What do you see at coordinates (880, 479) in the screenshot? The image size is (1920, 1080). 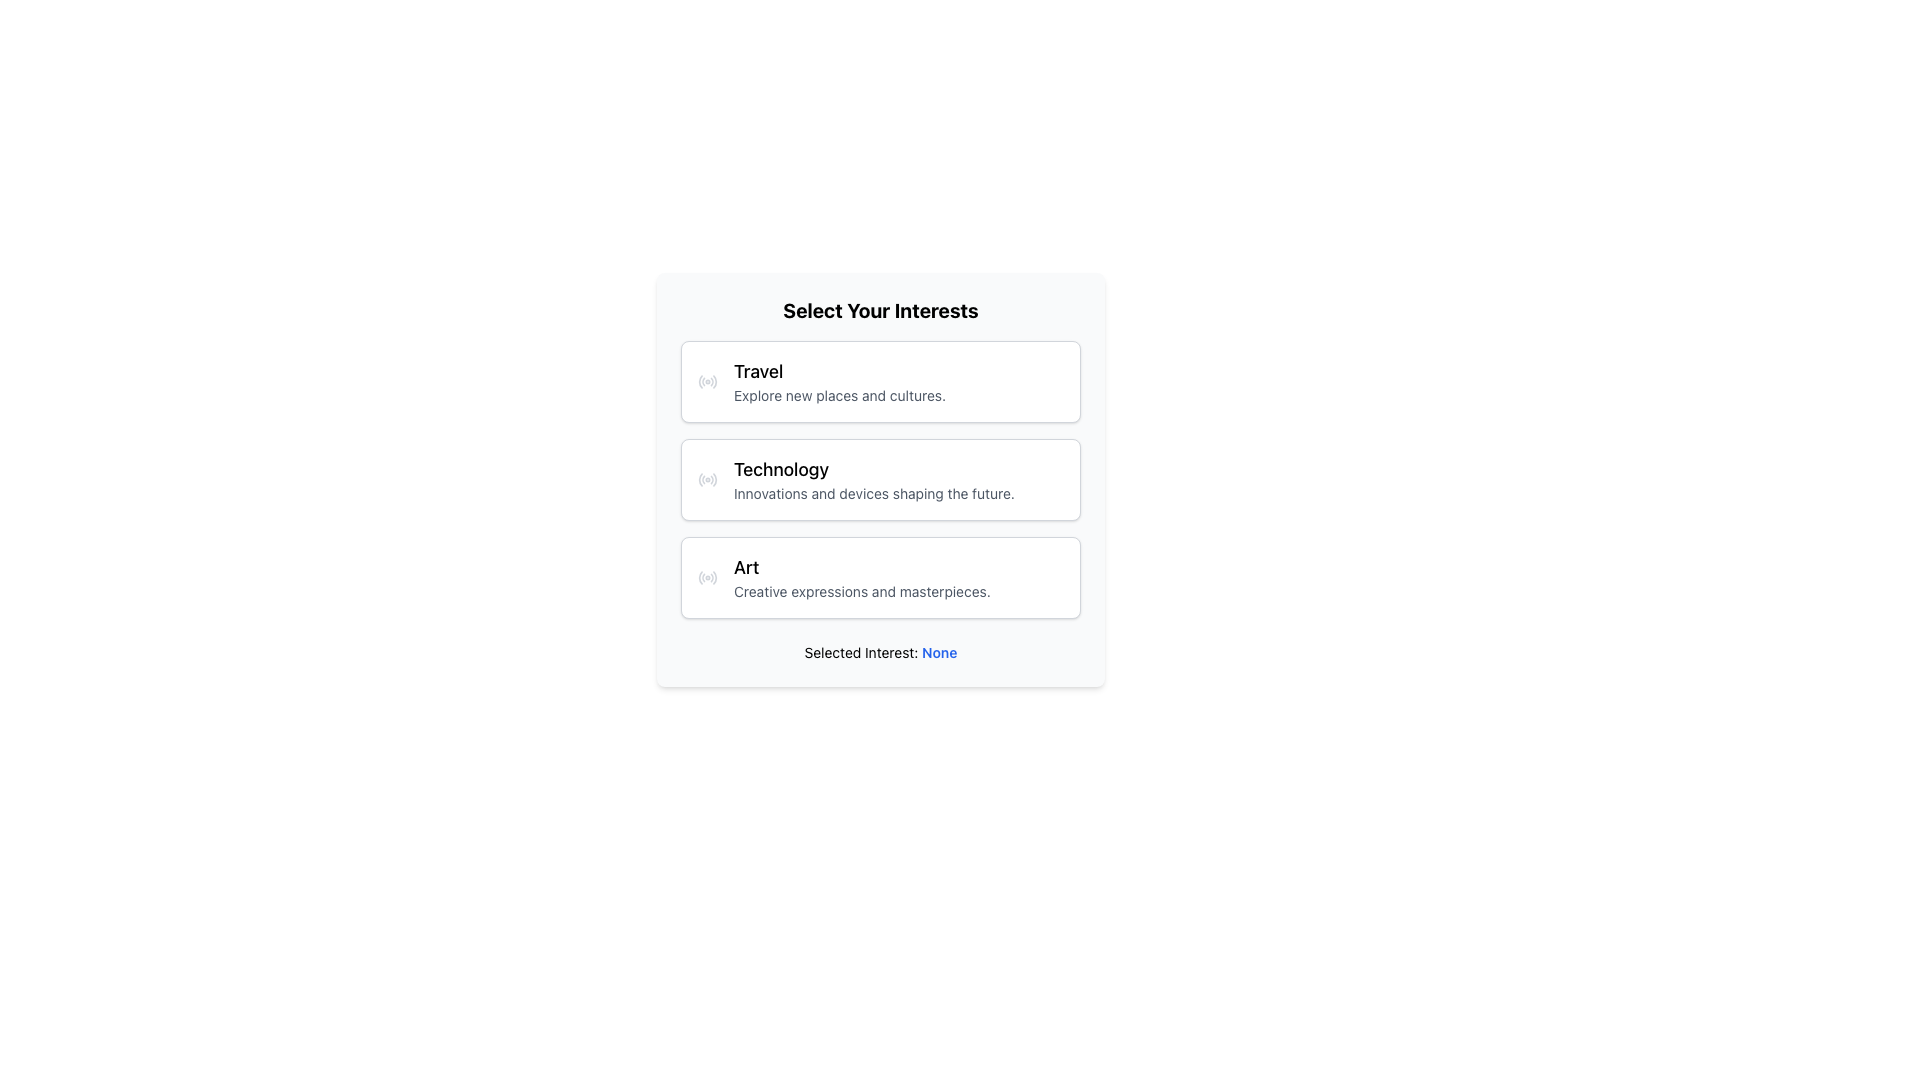 I see `the radio button selection element for 'Technology'` at bounding box center [880, 479].